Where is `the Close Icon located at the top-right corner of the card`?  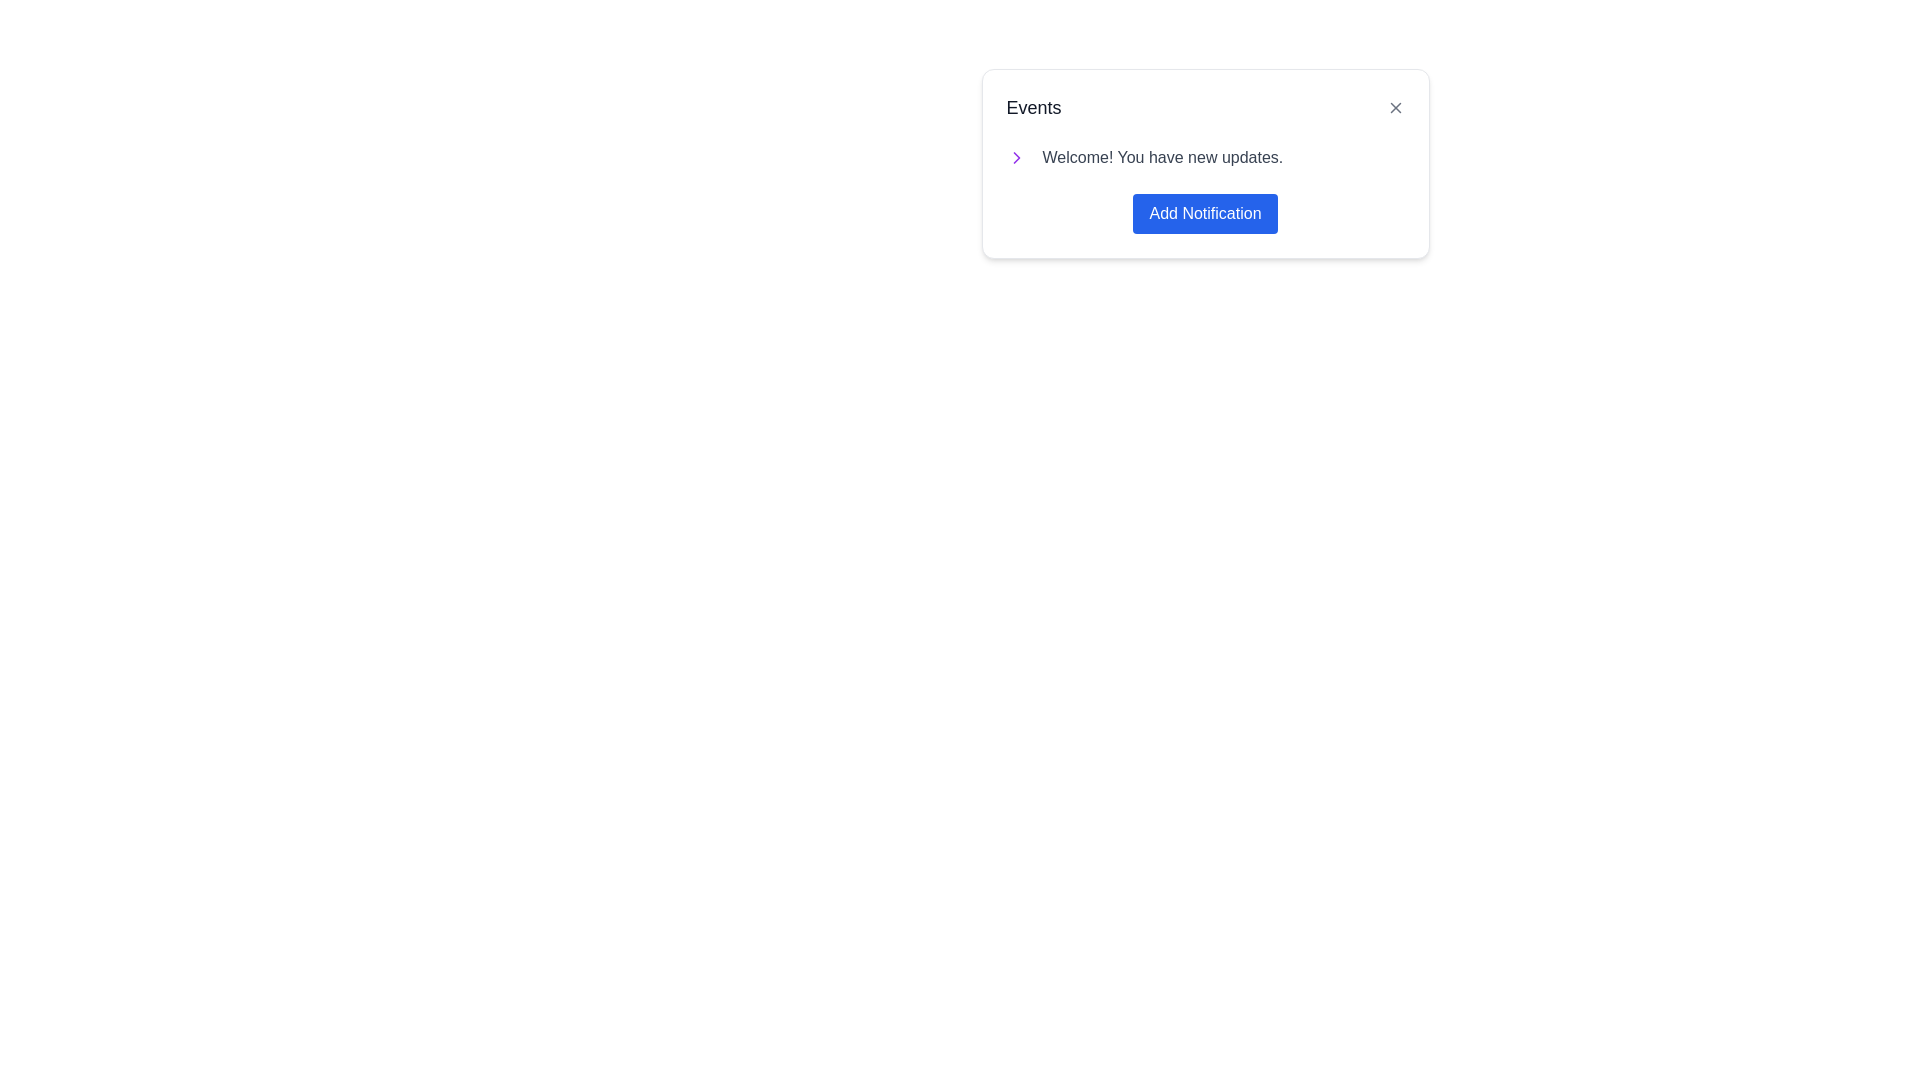
the Close Icon located at the top-right corner of the card is located at coordinates (1394, 108).